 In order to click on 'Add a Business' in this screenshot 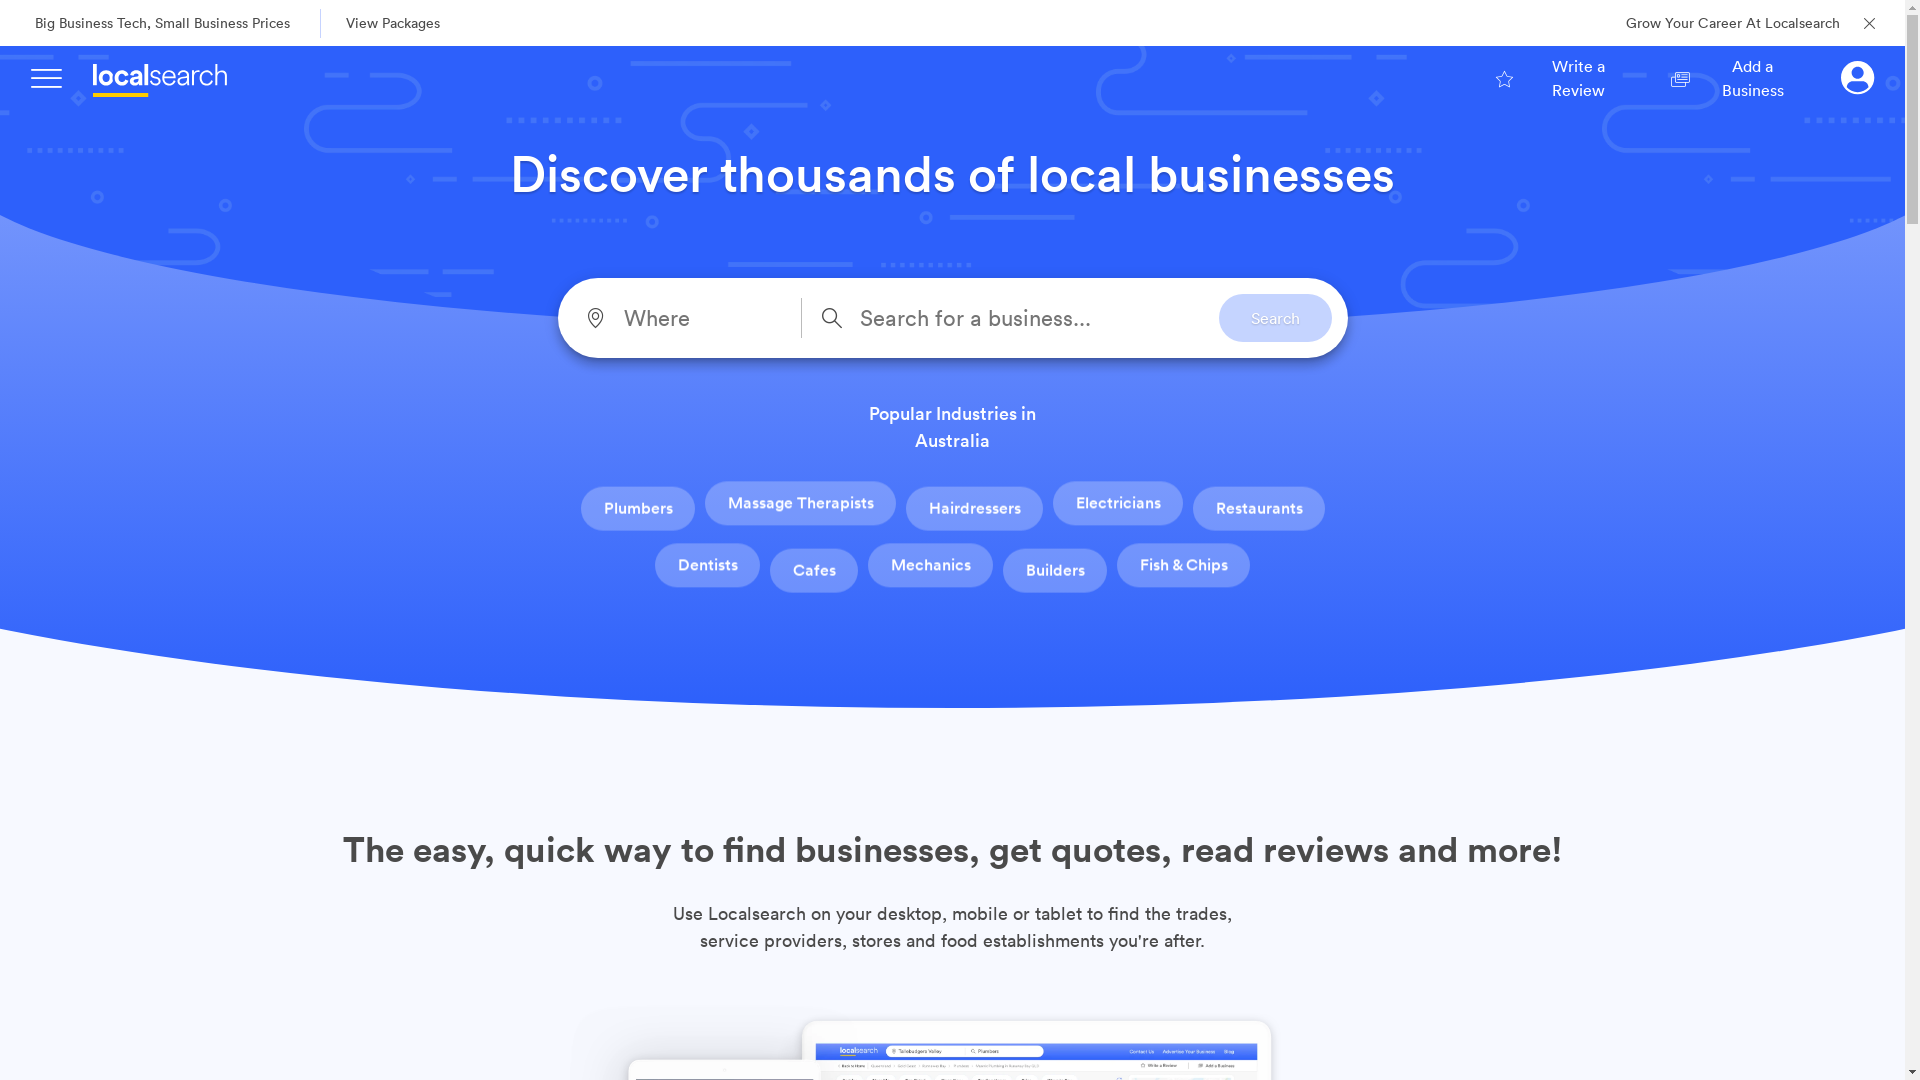, I will do `click(1736, 76)`.